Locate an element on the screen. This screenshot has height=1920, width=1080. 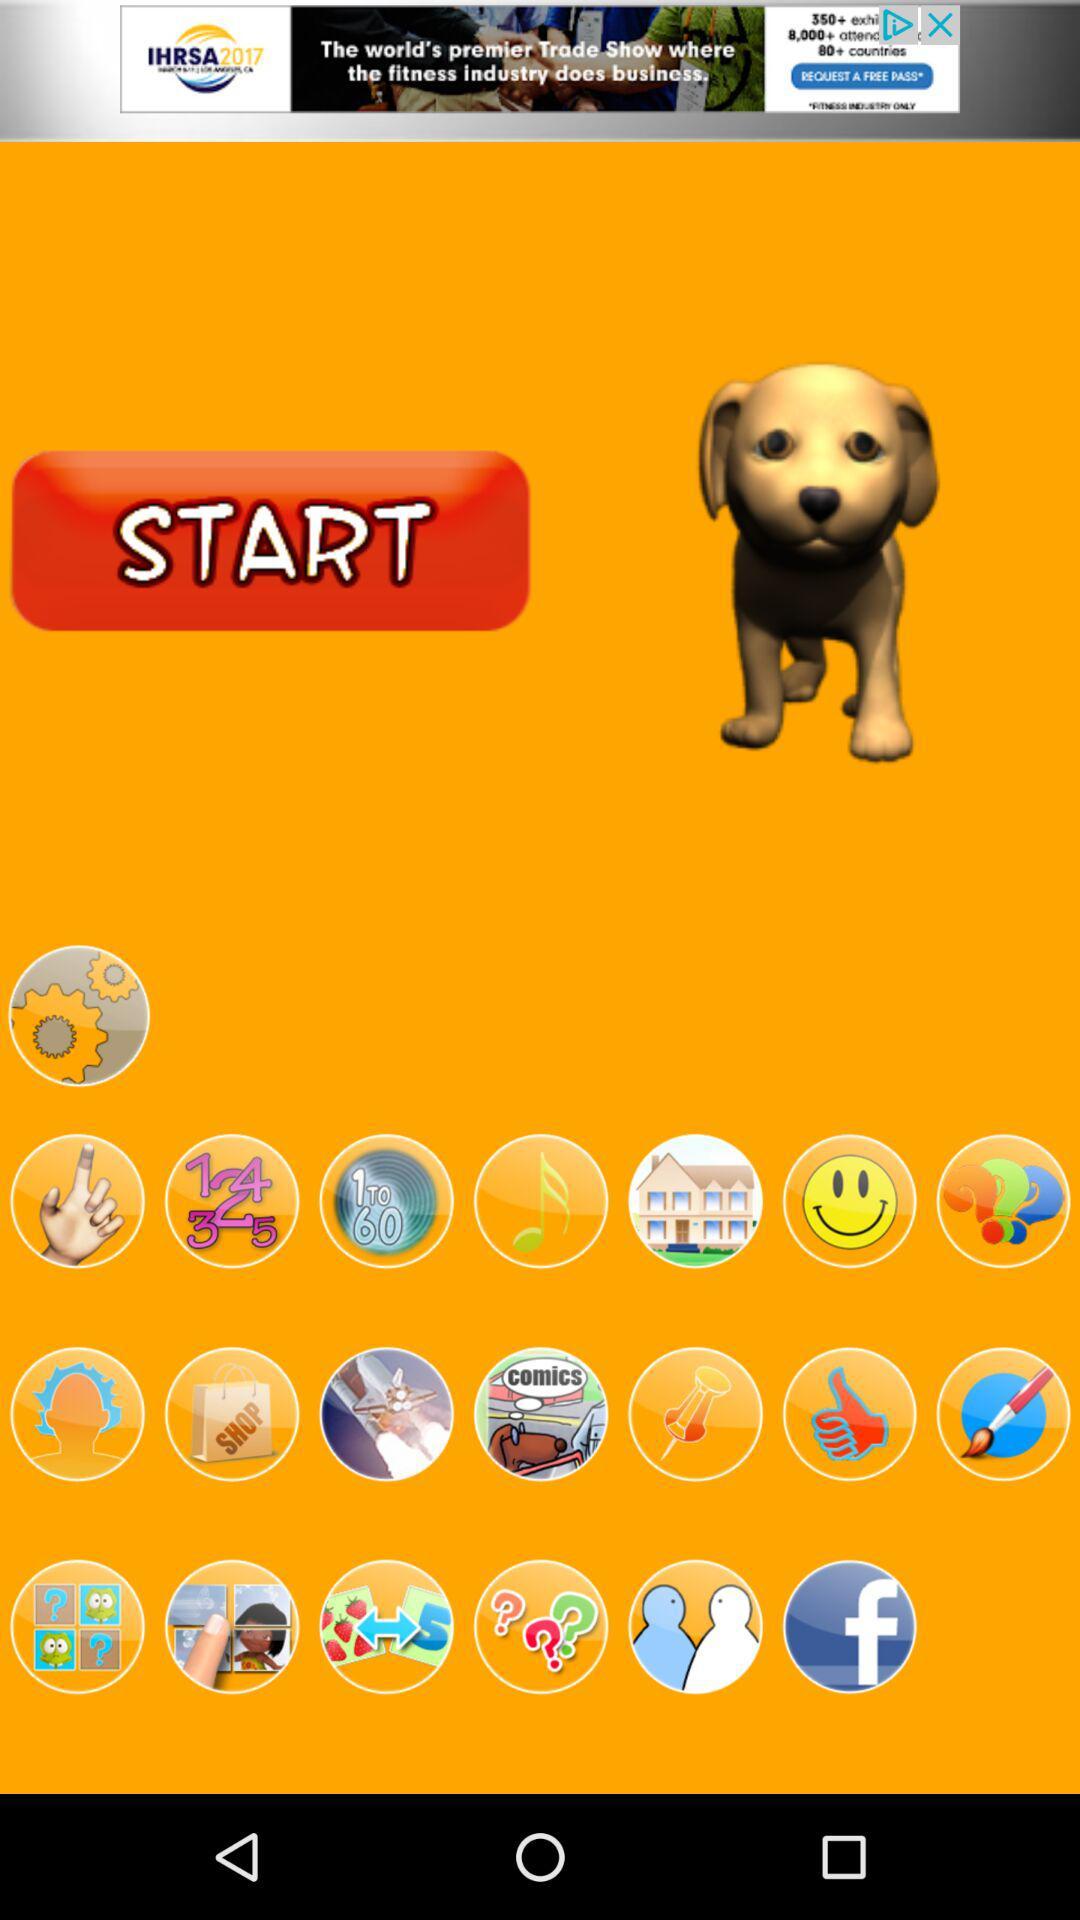
the edit icon is located at coordinates (1003, 1513).